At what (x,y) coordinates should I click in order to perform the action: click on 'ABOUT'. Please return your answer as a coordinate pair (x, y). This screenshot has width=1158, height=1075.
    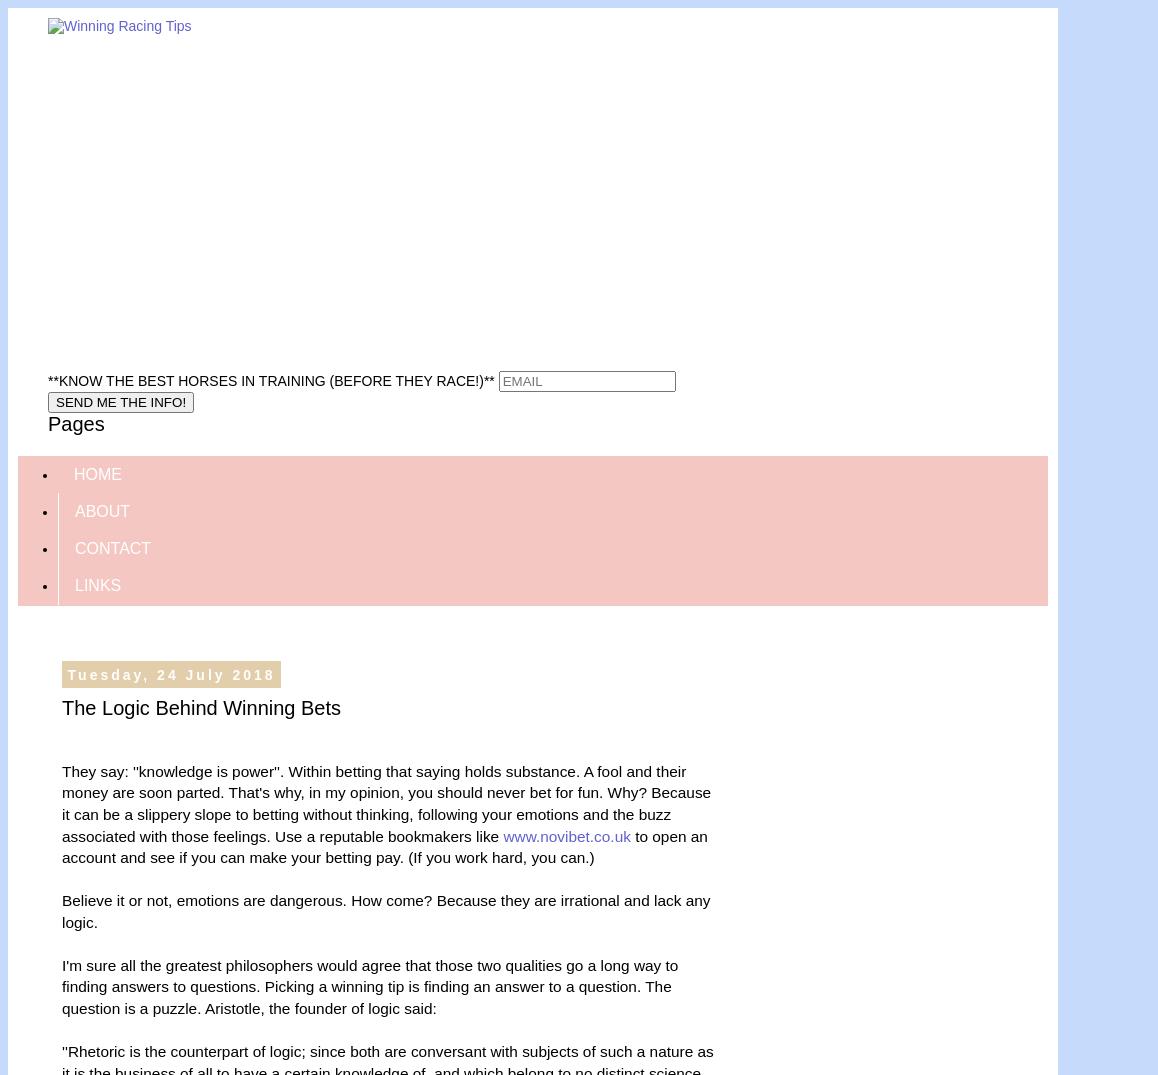
    Looking at the image, I should click on (102, 509).